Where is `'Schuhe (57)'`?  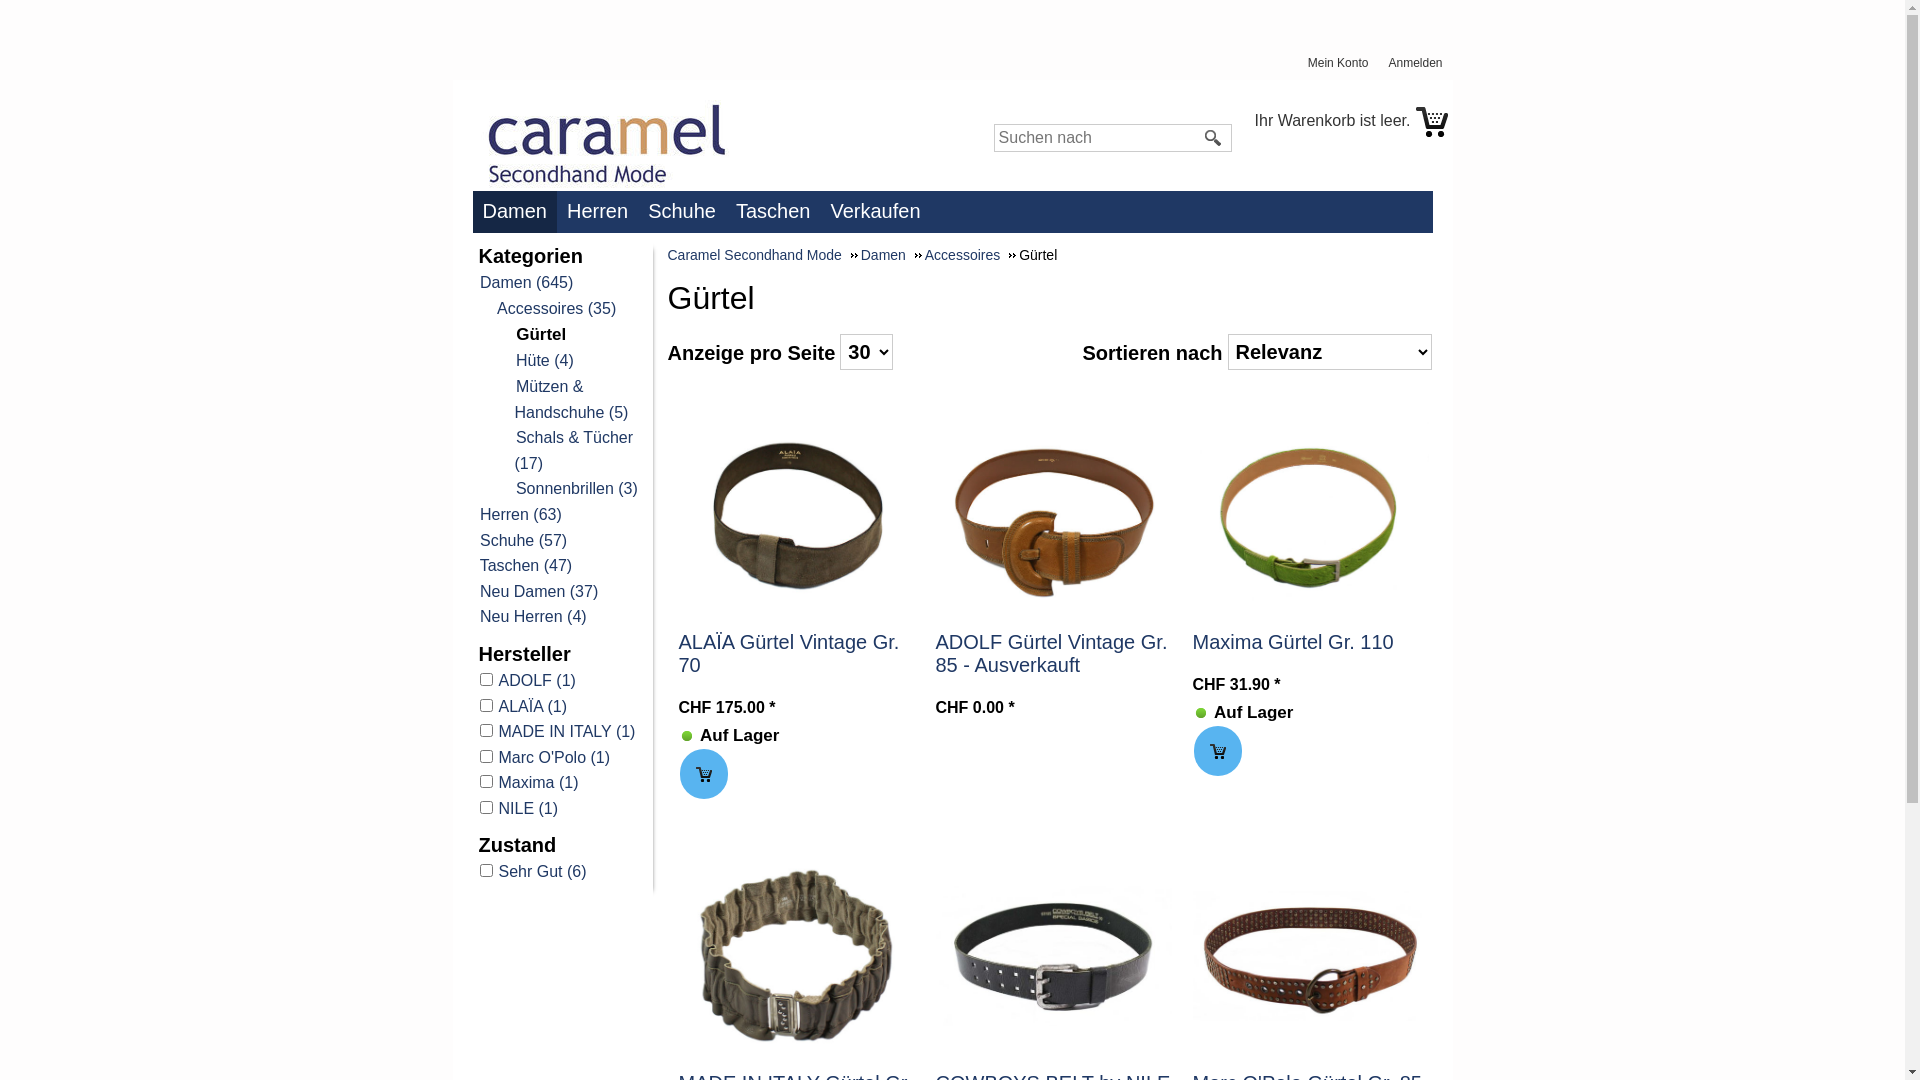 'Schuhe (57)' is located at coordinates (522, 540).